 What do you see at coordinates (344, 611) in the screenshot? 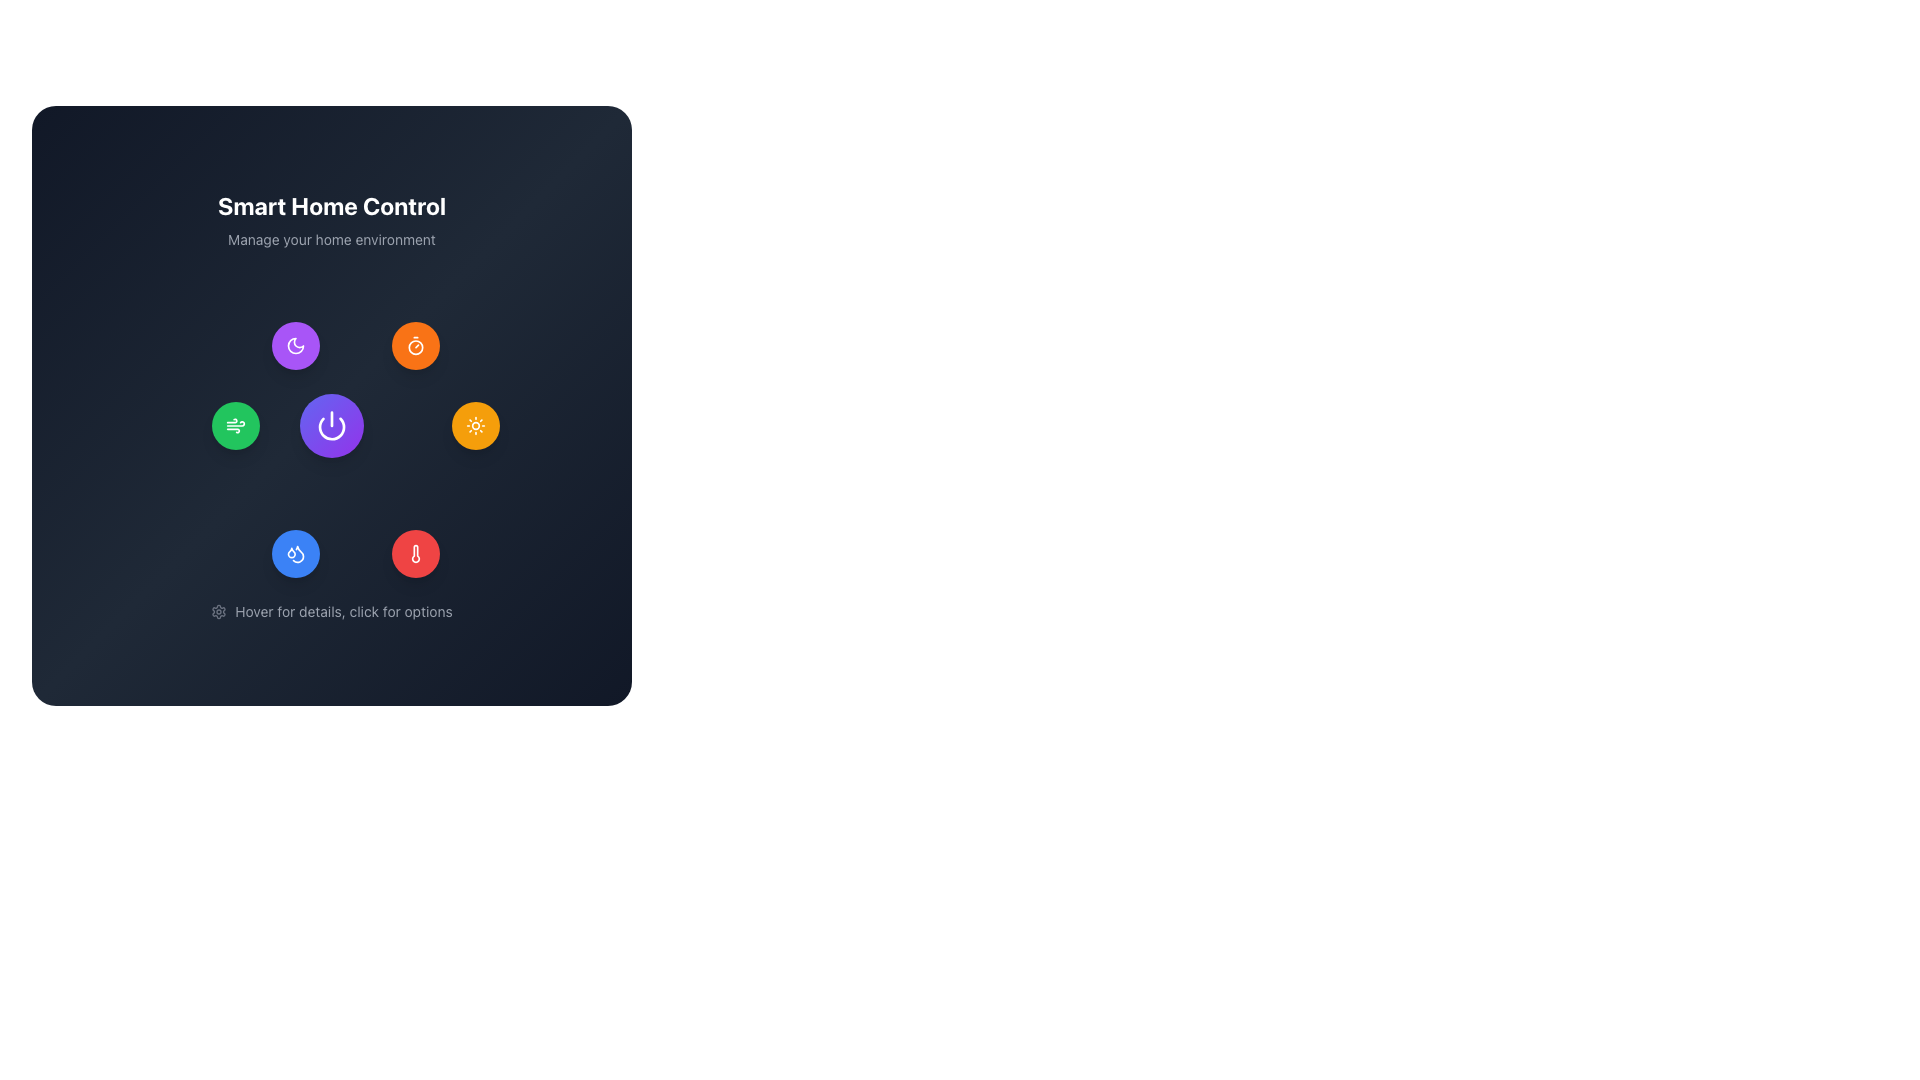
I see `the static text located below the icon grid, which provides guidance and action hints to users, to interpret contextual information` at bounding box center [344, 611].